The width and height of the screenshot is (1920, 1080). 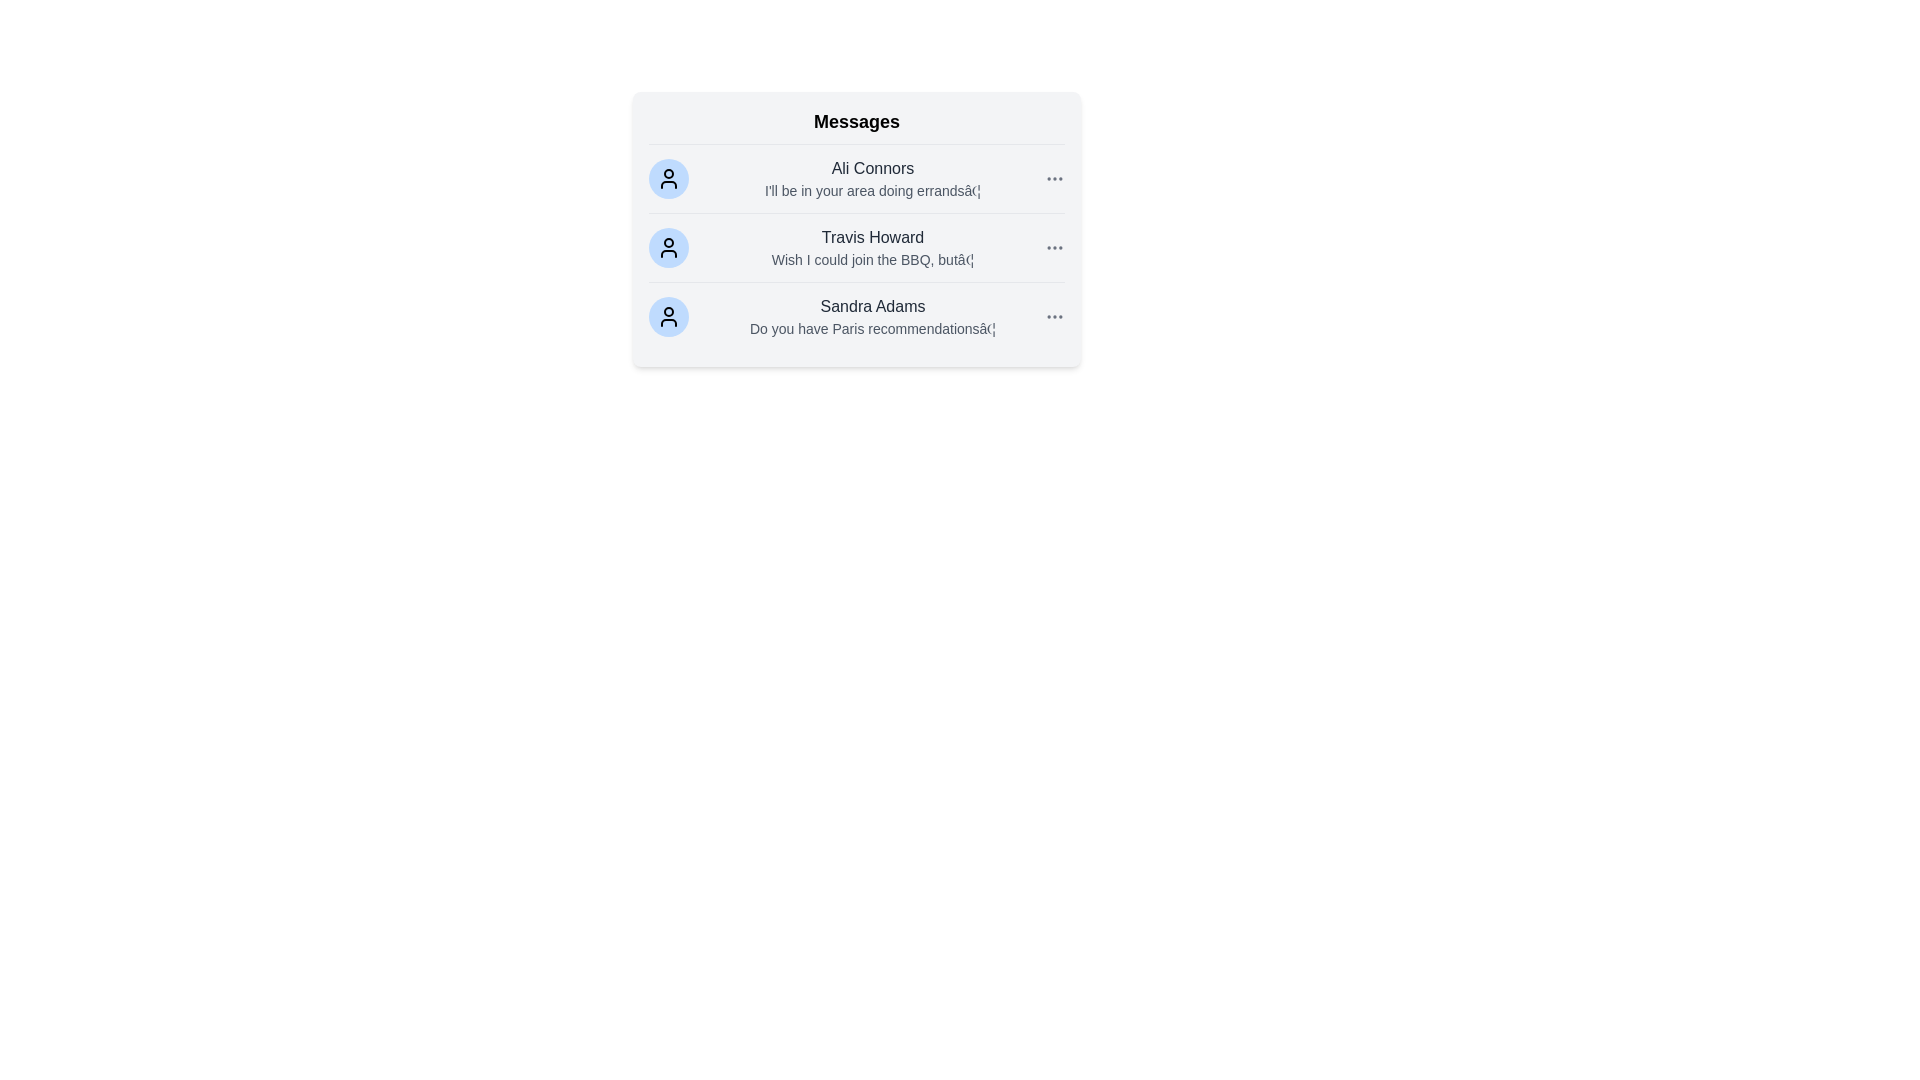 I want to click on text that is displayed in gray color and is located under the name 'Sandra Adams' in the third entry of the messages list, so click(x=873, y=327).